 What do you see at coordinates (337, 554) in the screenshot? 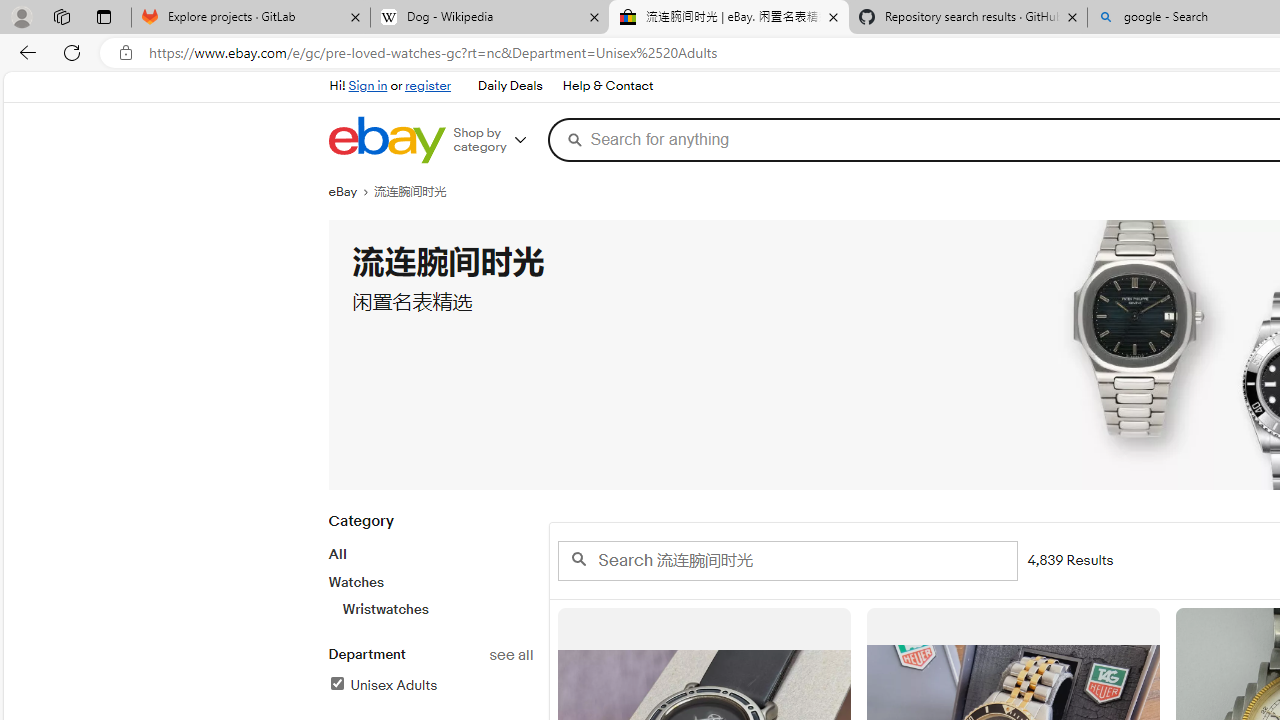
I see `'All'` at bounding box center [337, 554].